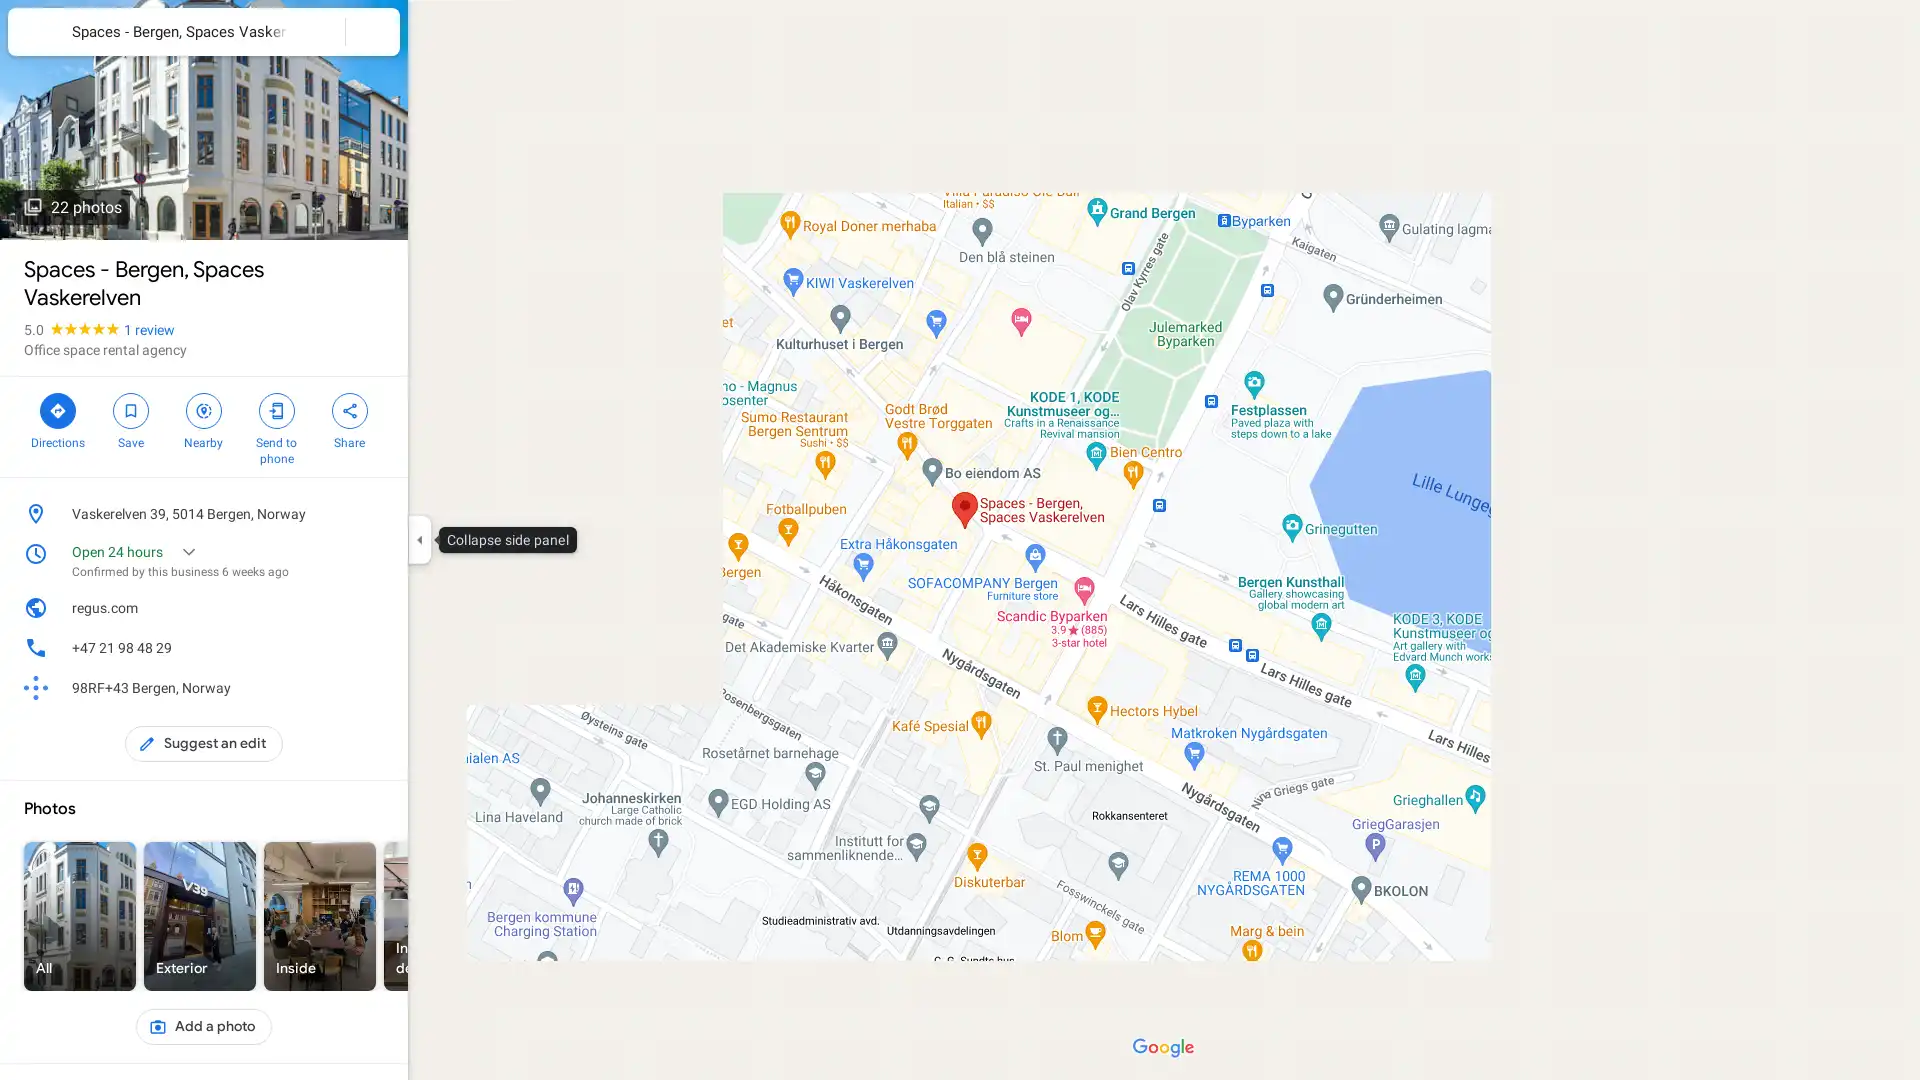  Describe the element at coordinates (275, 426) in the screenshot. I see `Send Spaces - Bergen, Spaces Vaskerelven to your phone` at that location.